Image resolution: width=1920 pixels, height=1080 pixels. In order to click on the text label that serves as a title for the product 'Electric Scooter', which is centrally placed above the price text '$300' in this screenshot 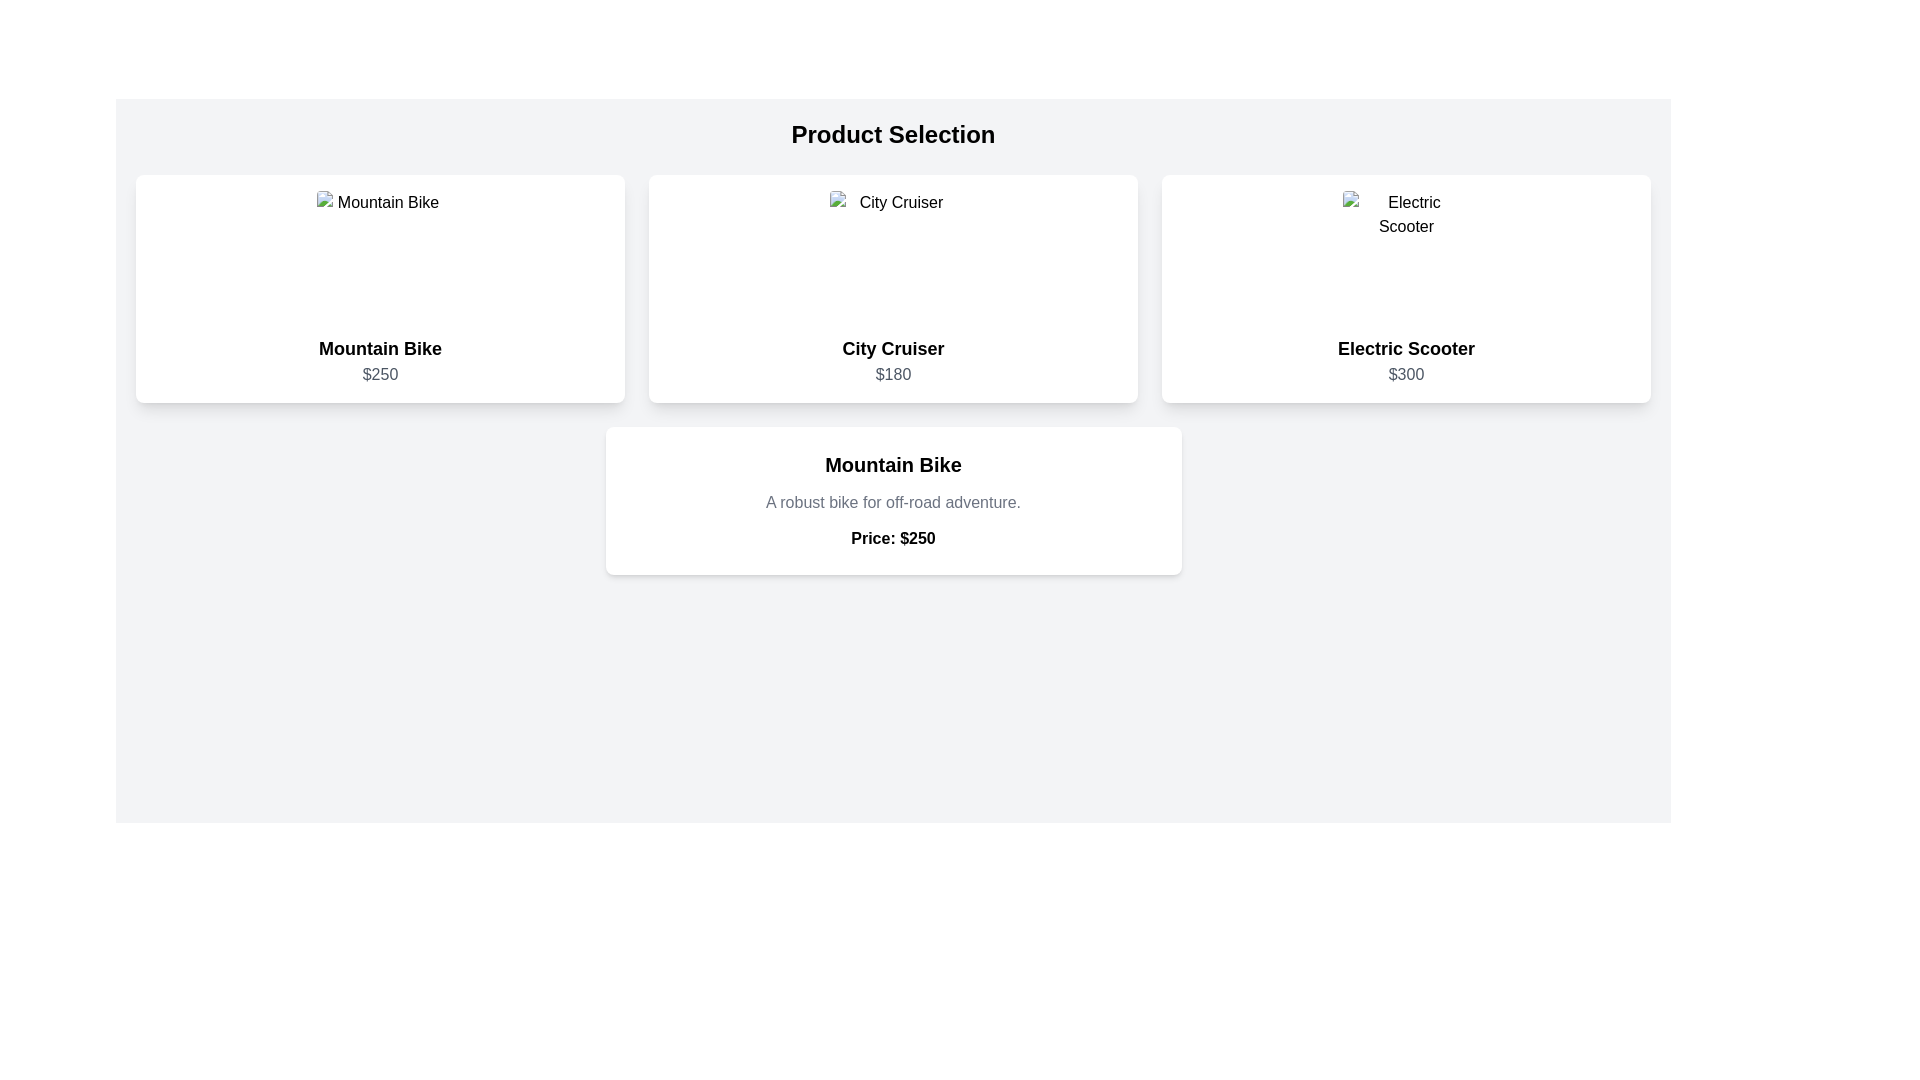, I will do `click(1405, 347)`.